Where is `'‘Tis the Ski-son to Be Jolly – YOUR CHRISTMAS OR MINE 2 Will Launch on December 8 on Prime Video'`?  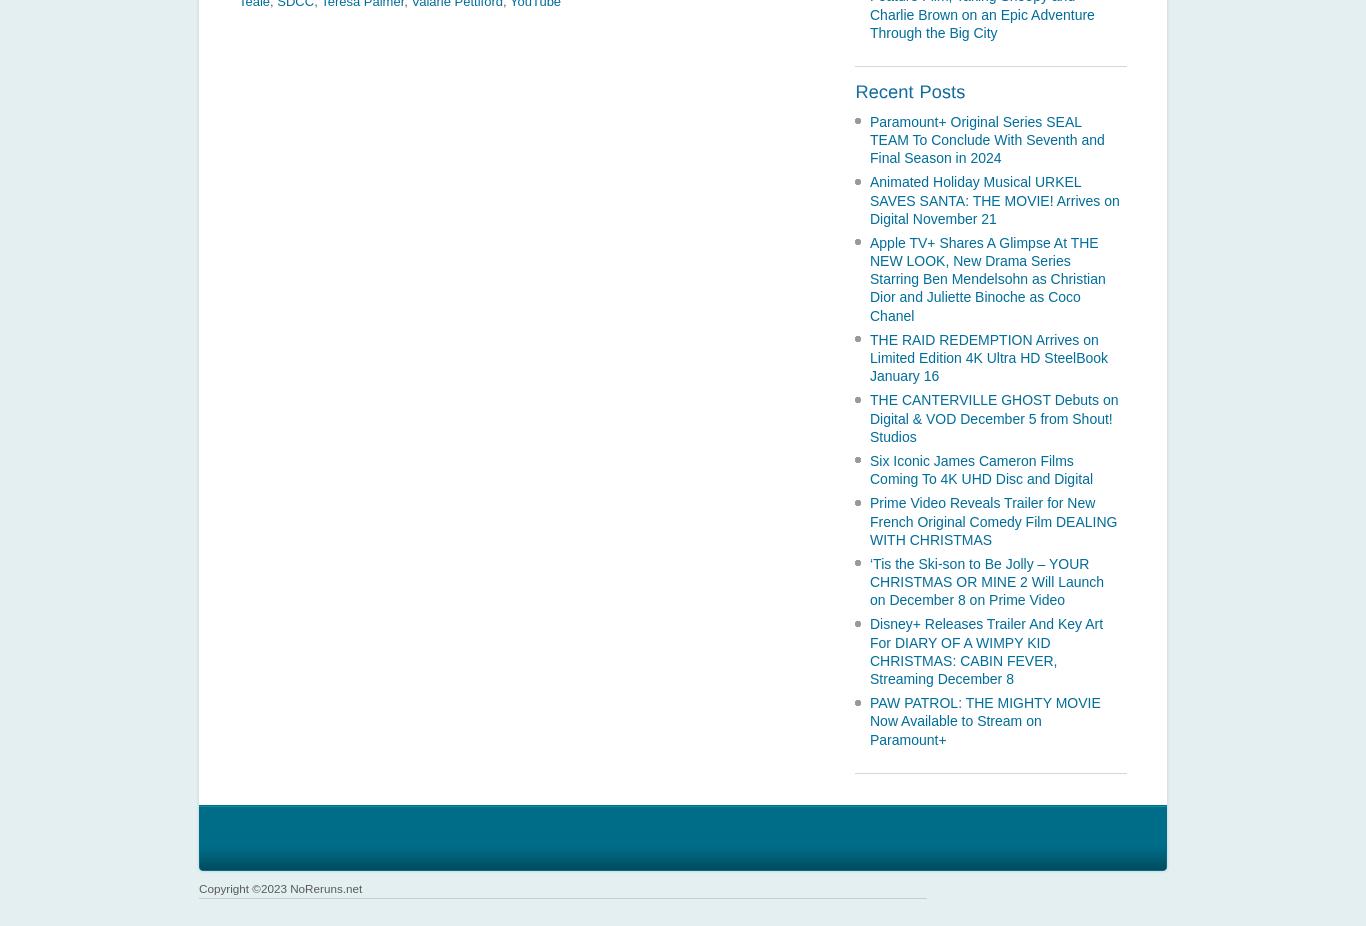
'‘Tis the Ski-son to Be Jolly – YOUR CHRISTMAS OR MINE 2 Will Launch on December 8 on Prime Video' is located at coordinates (986, 580).